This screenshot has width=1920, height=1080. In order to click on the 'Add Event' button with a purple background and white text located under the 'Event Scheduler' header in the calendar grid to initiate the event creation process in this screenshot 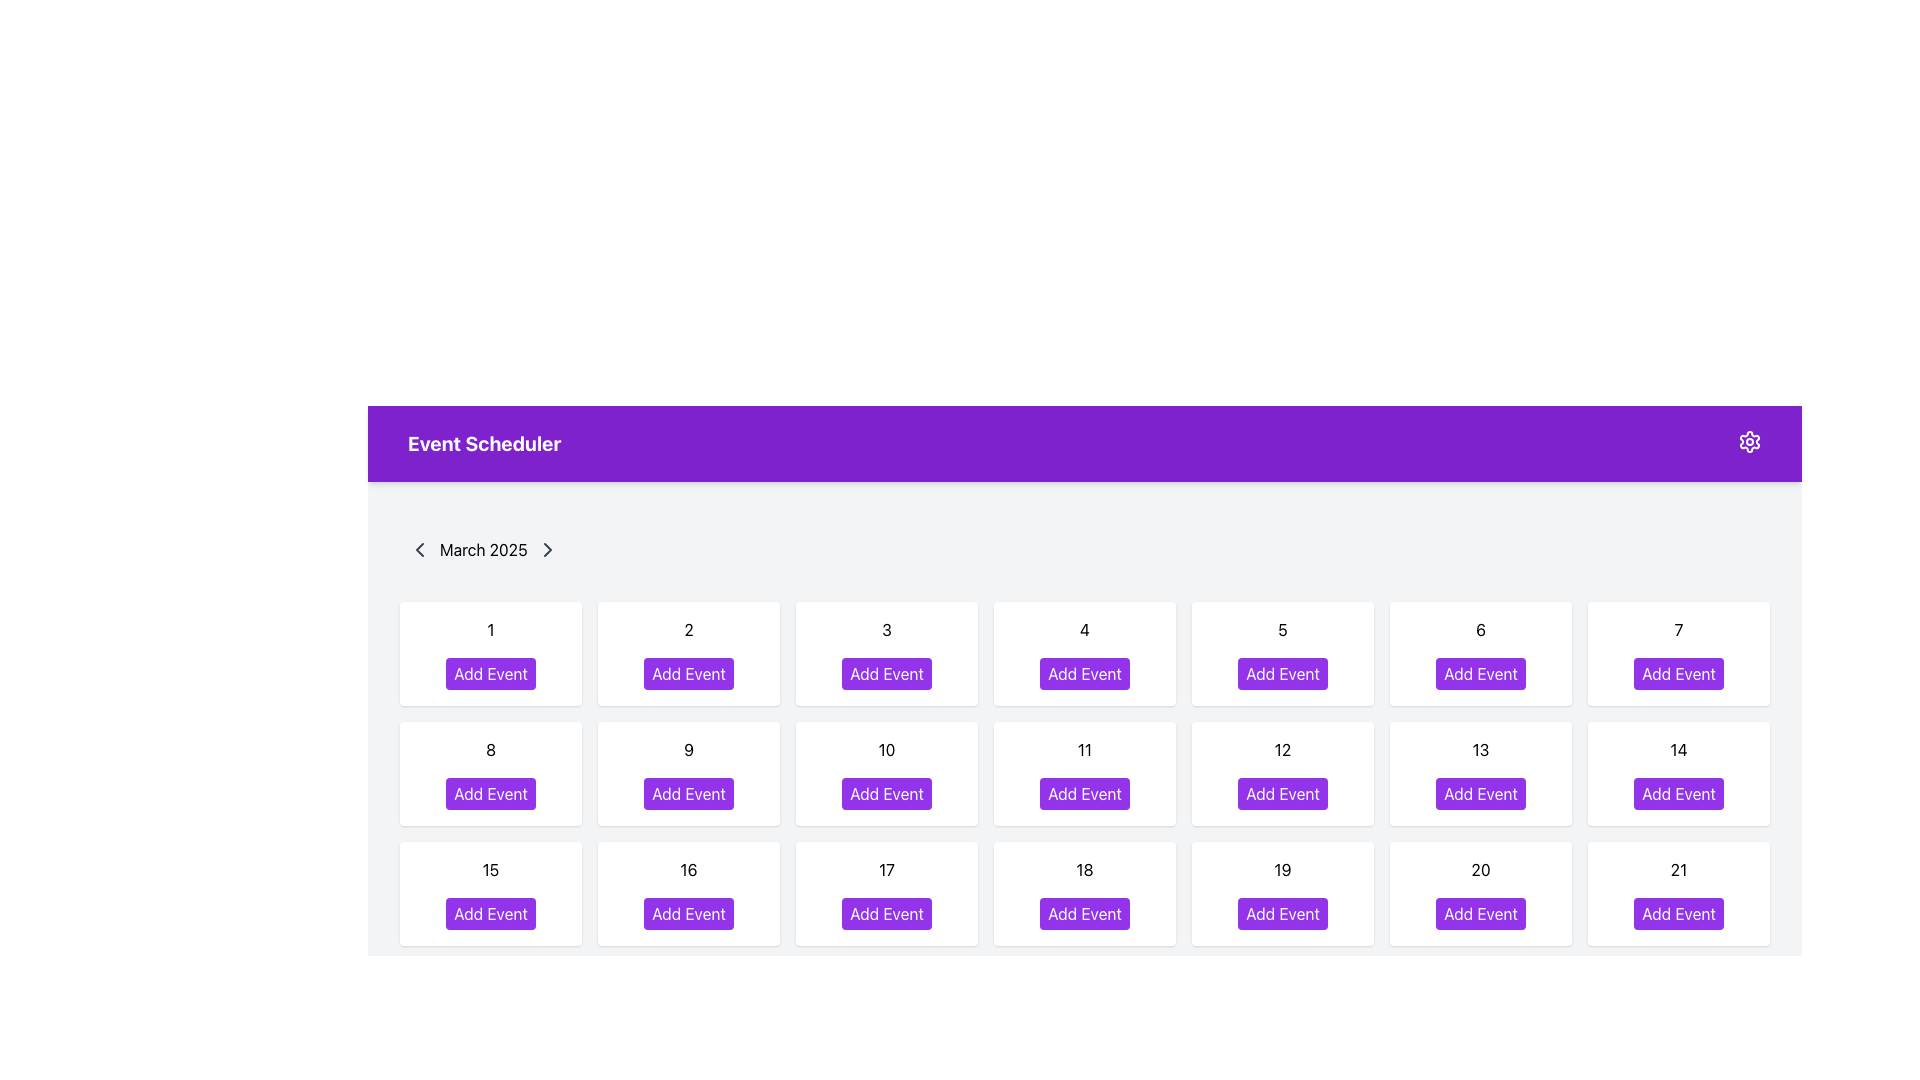, I will do `click(1679, 674)`.